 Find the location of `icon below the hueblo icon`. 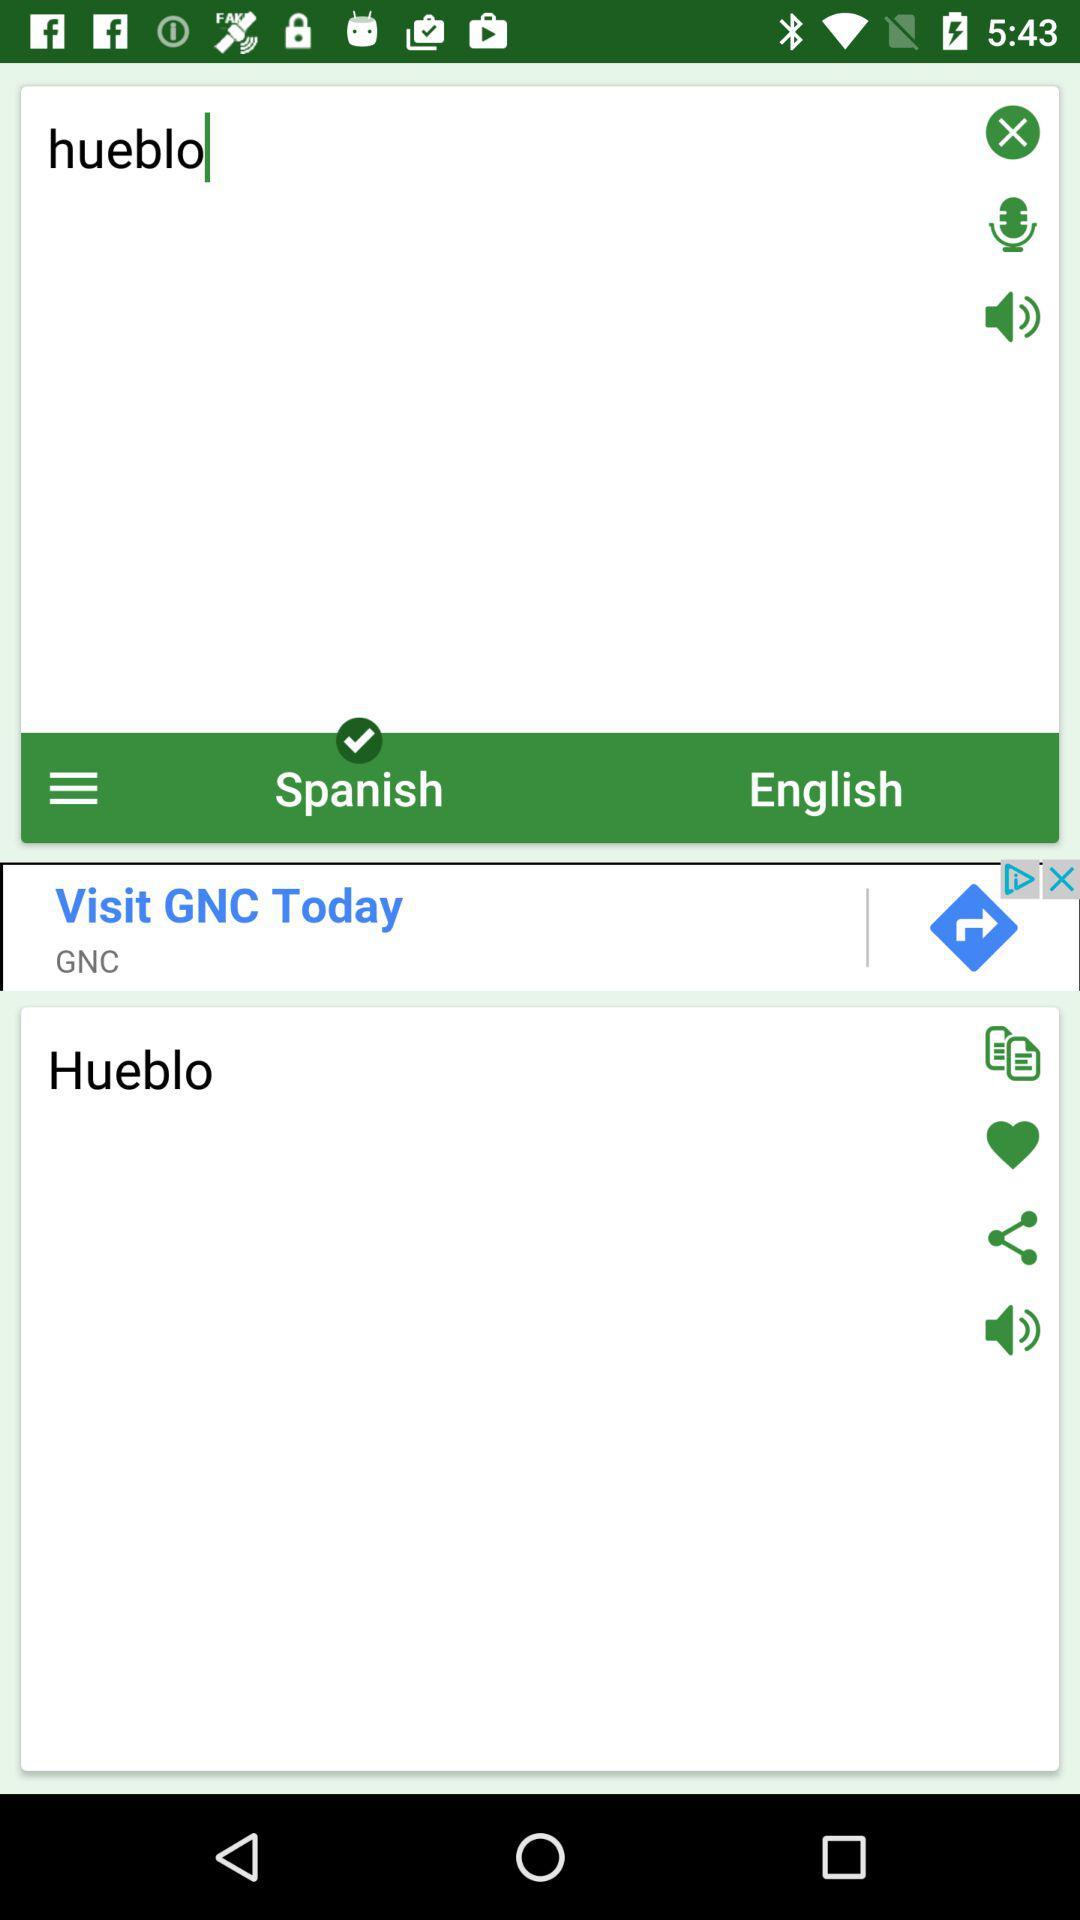

icon below the hueblo icon is located at coordinates (72, 786).